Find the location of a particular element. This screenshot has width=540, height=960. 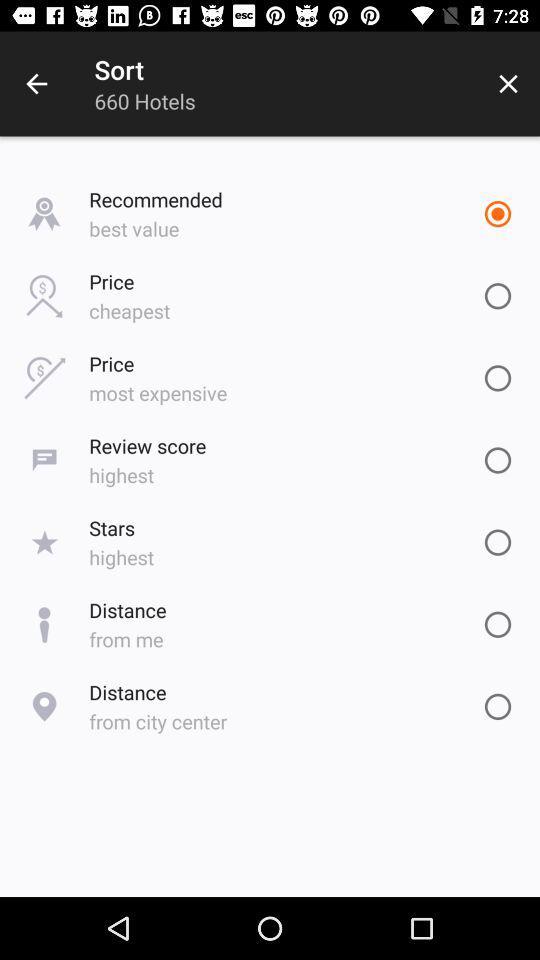

the icon above recommended is located at coordinates (508, 84).